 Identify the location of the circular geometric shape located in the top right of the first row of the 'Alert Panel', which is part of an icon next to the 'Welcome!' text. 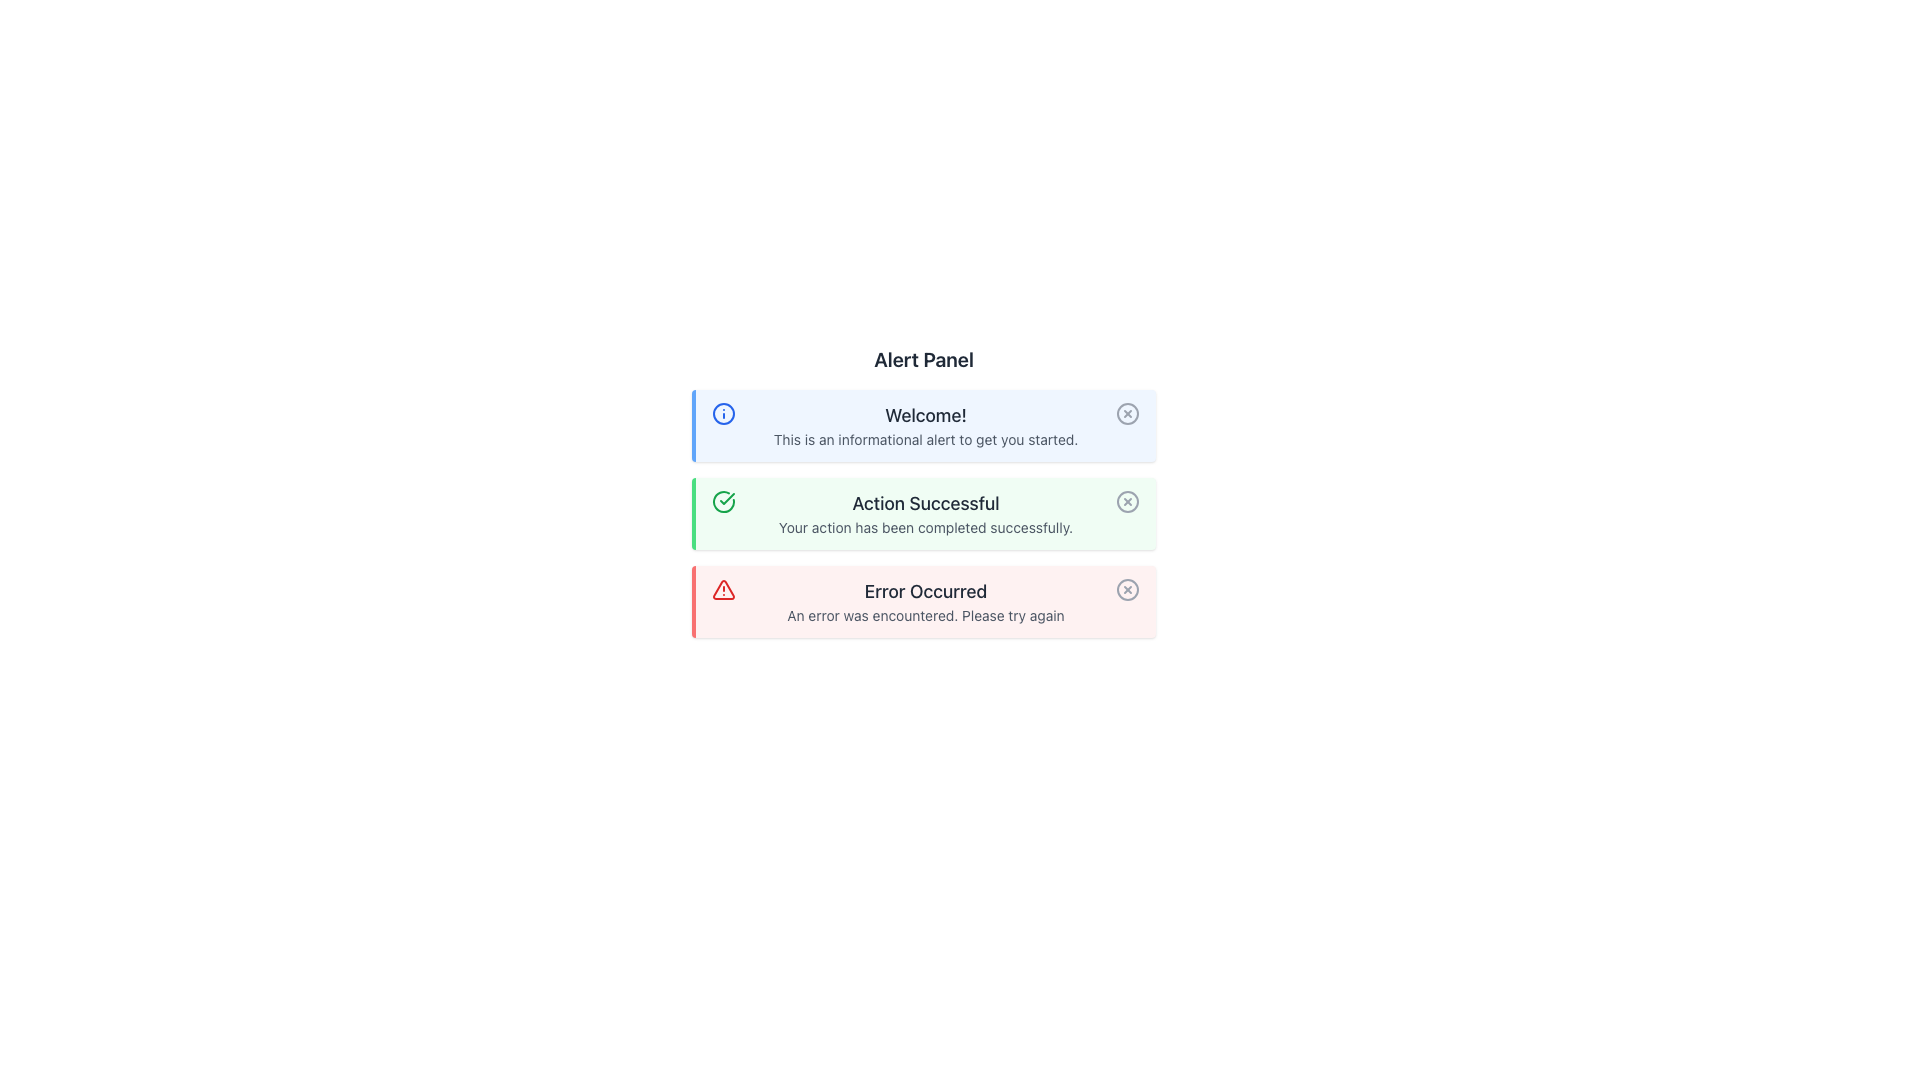
(1128, 412).